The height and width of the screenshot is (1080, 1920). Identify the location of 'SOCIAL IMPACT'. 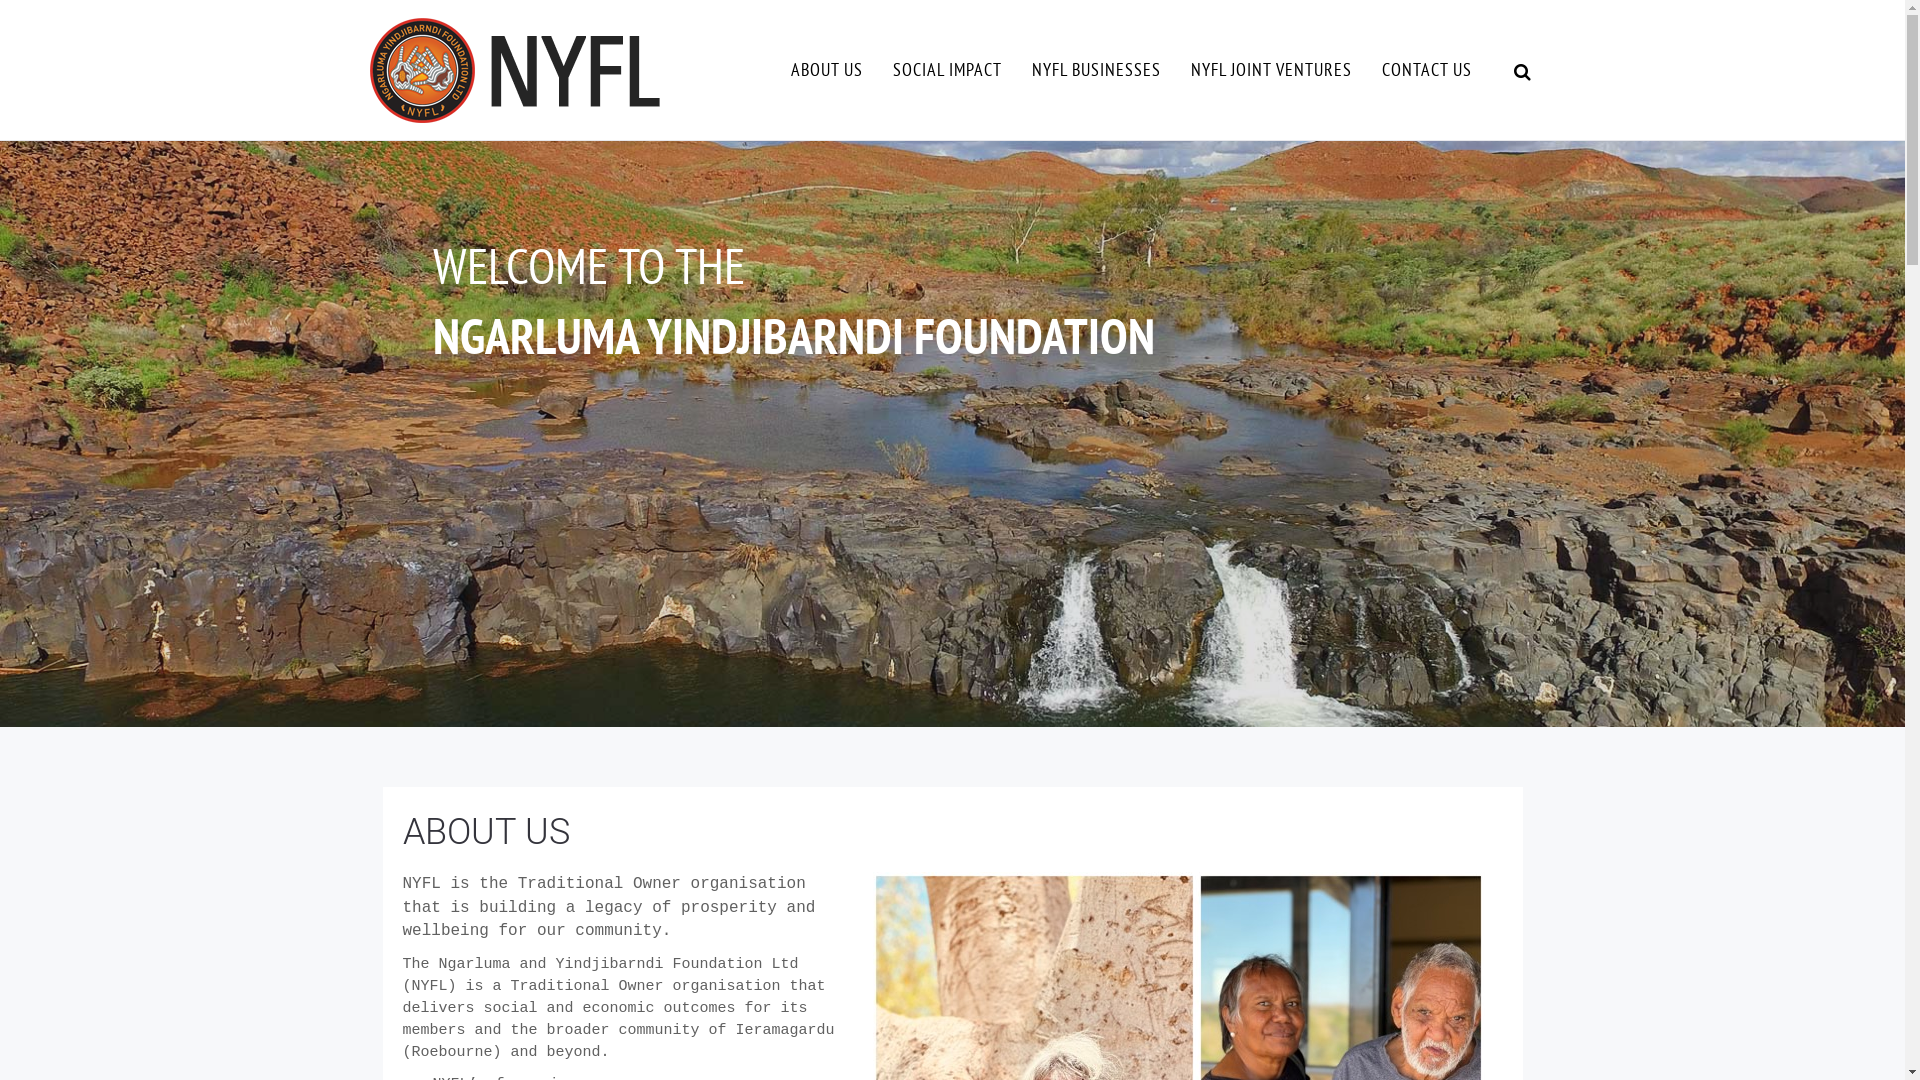
(946, 68).